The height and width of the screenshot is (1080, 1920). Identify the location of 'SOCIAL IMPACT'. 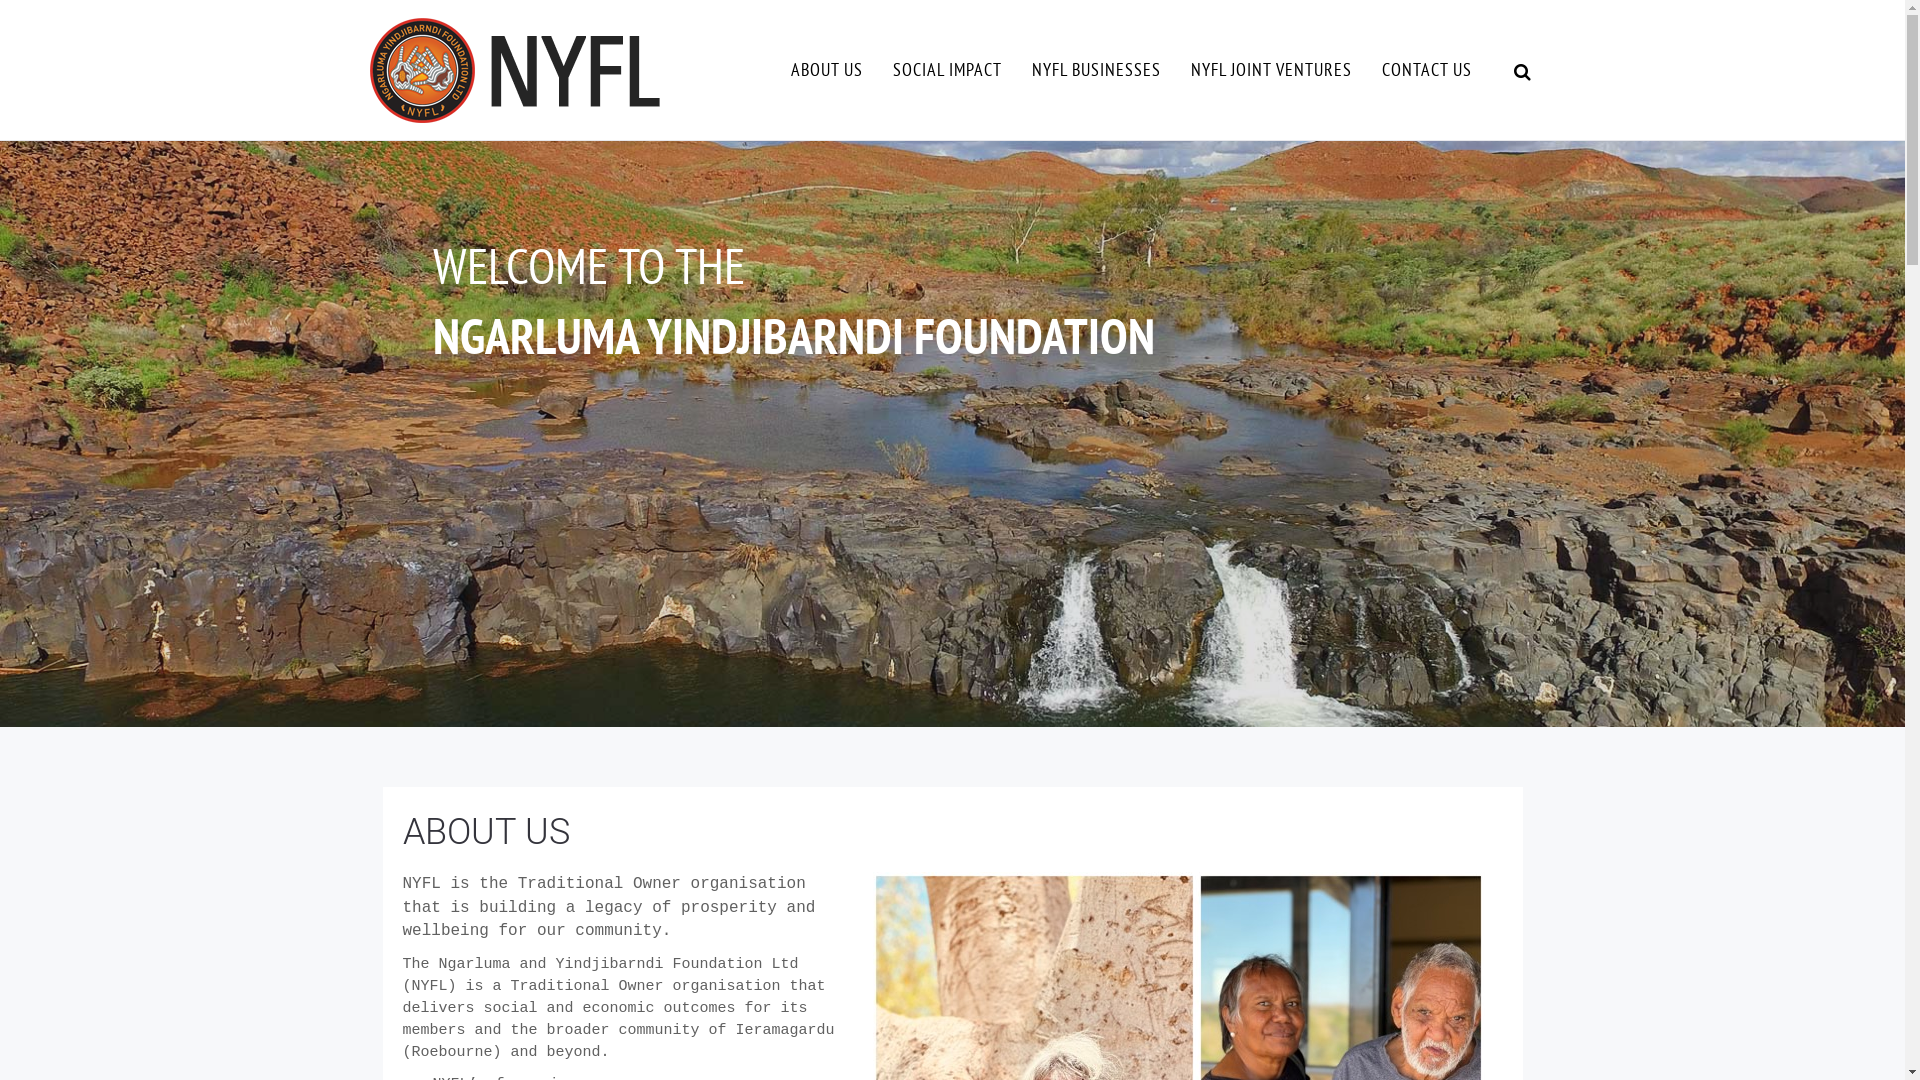
(946, 68).